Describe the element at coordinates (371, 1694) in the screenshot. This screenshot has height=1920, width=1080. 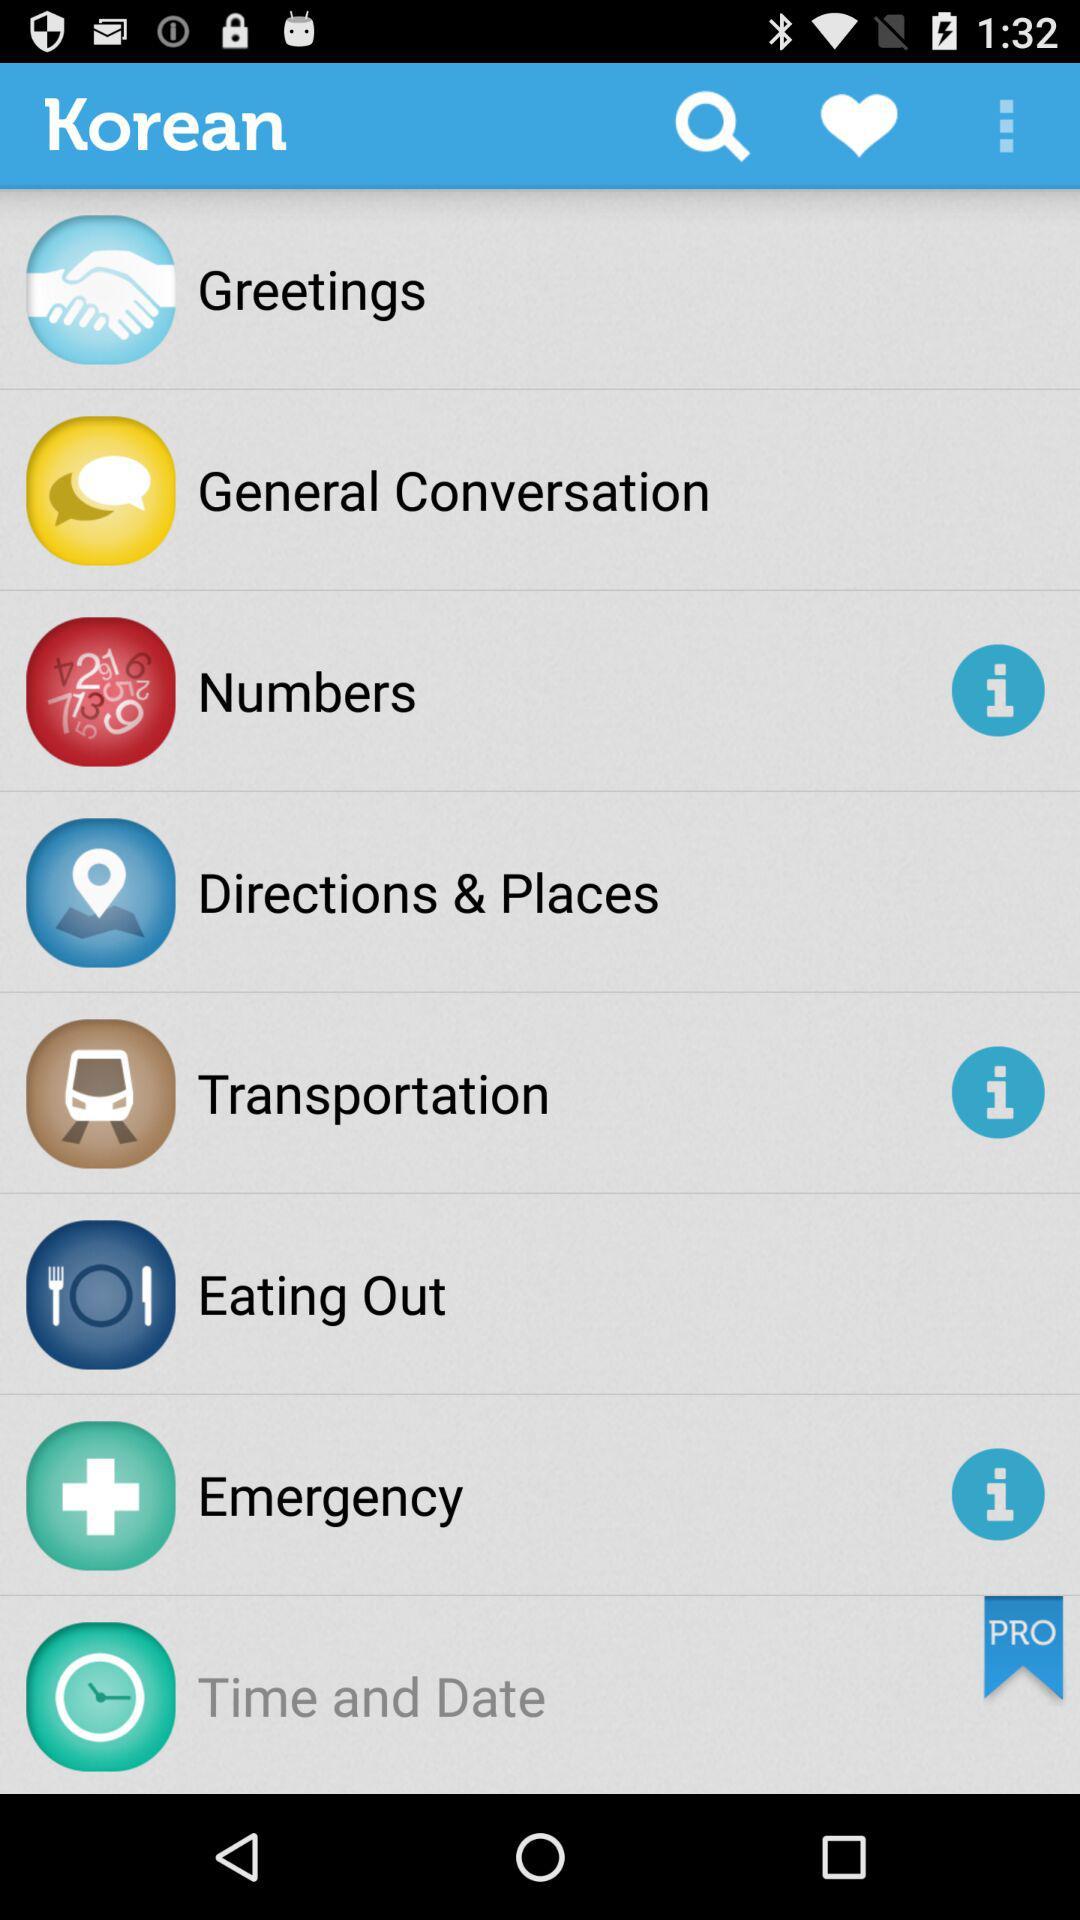
I see `the time and date icon` at that location.